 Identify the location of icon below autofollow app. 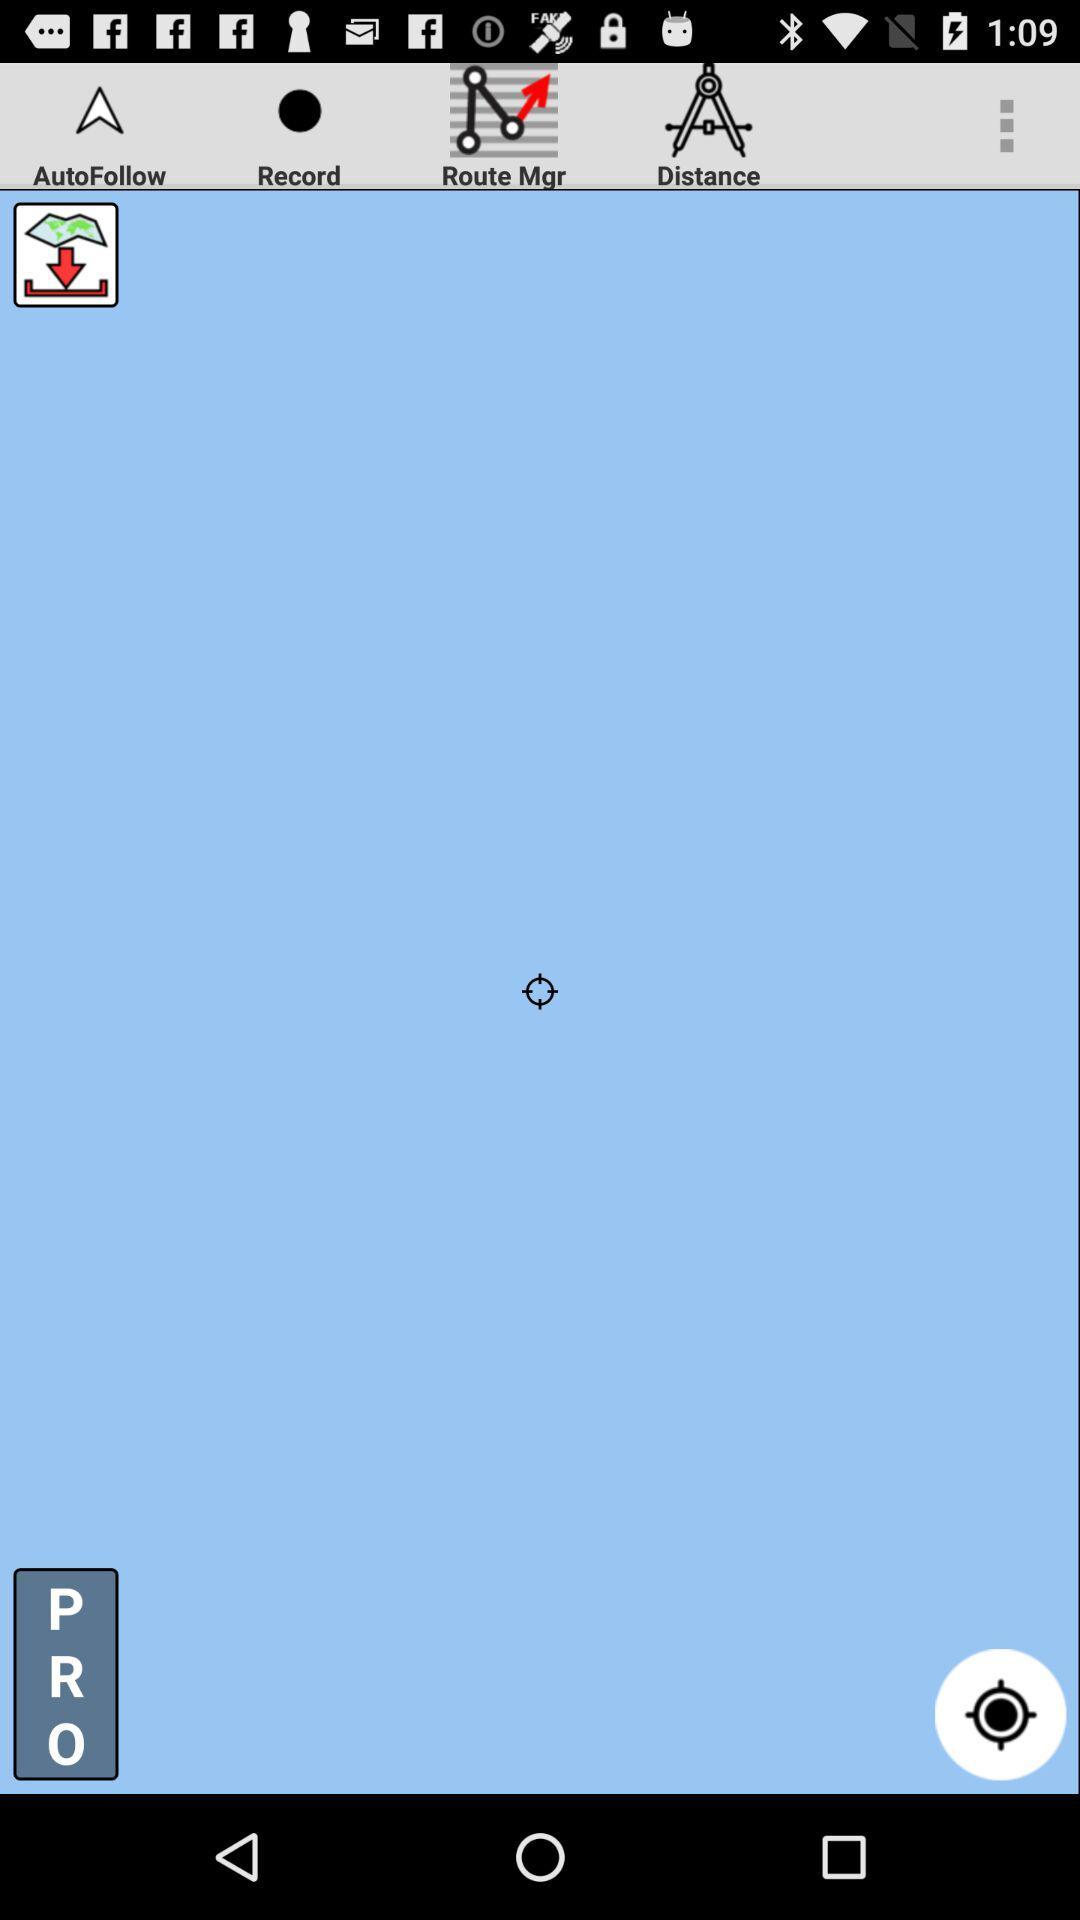
(540, 991).